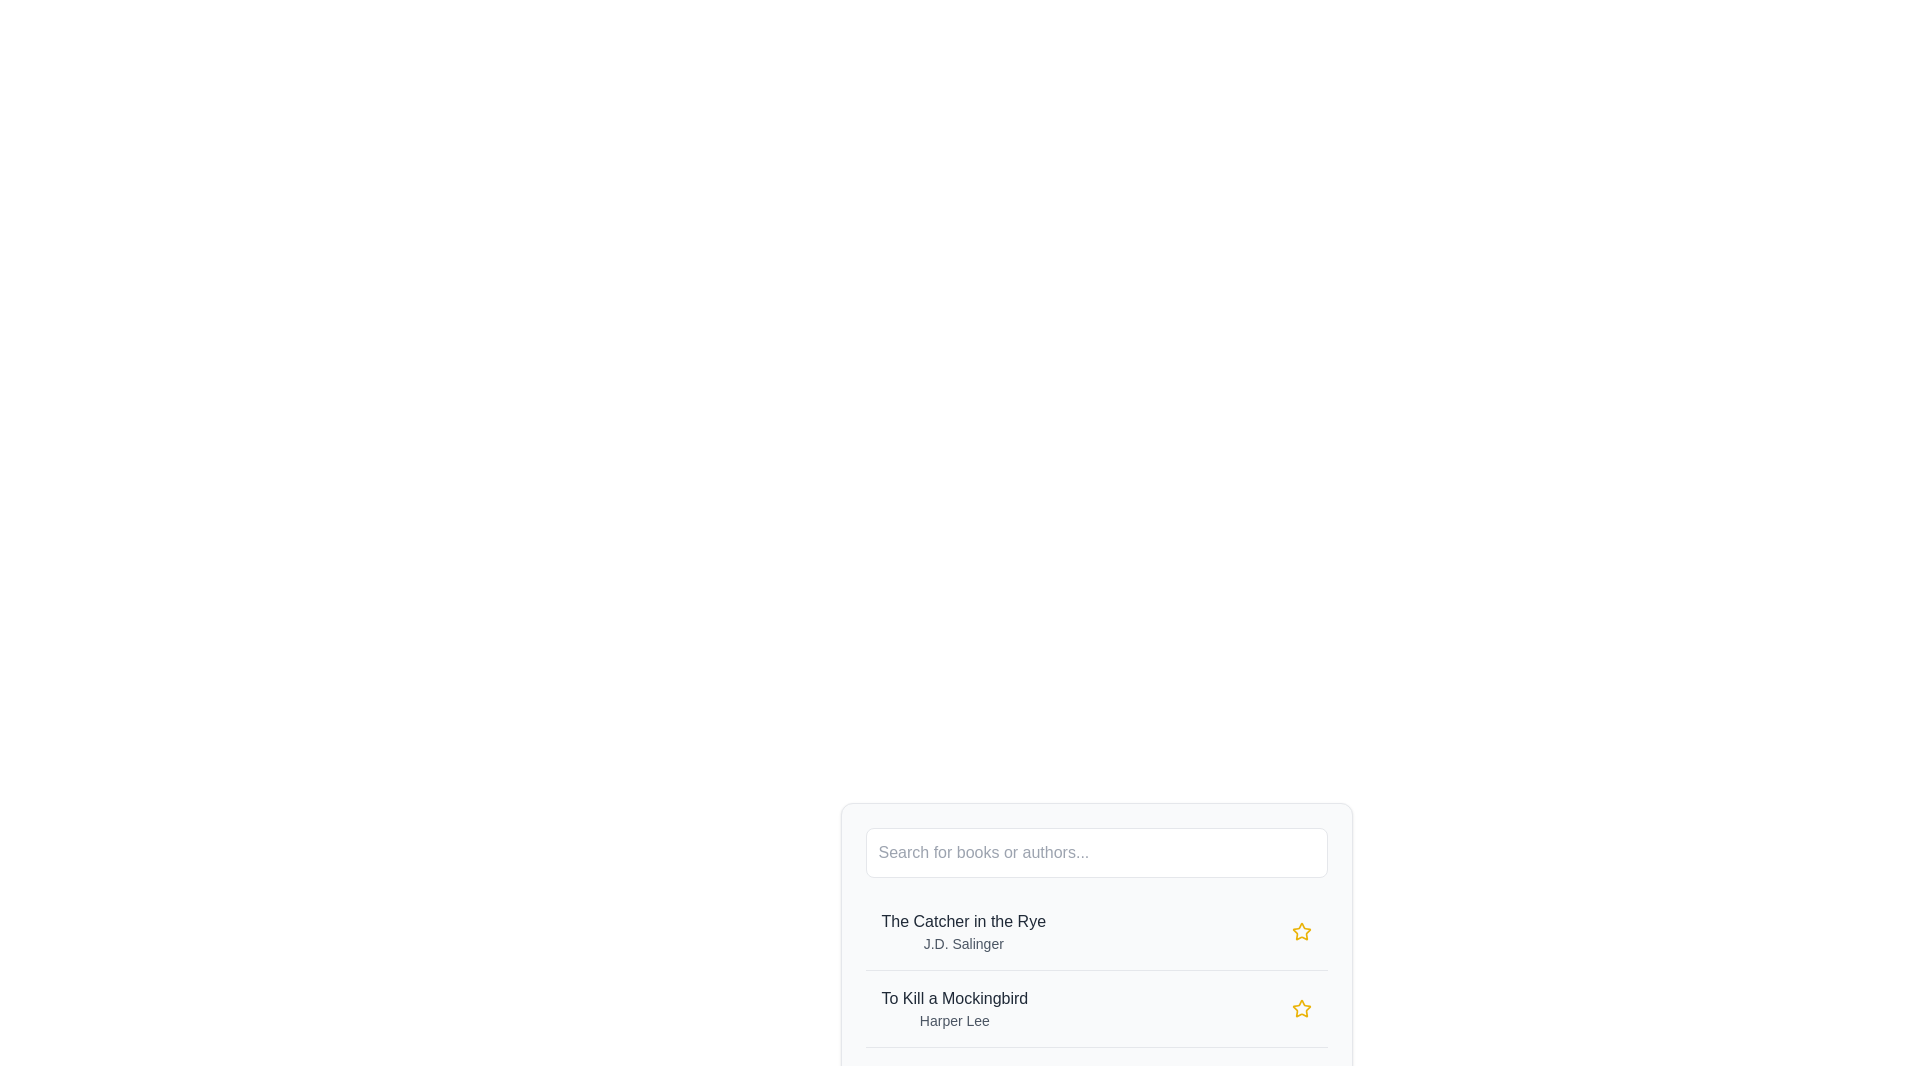  I want to click on the Star icon located at the far right of the entry titled 'The Catcher in the Rye' by 'J.D. Salinger', so click(1301, 932).